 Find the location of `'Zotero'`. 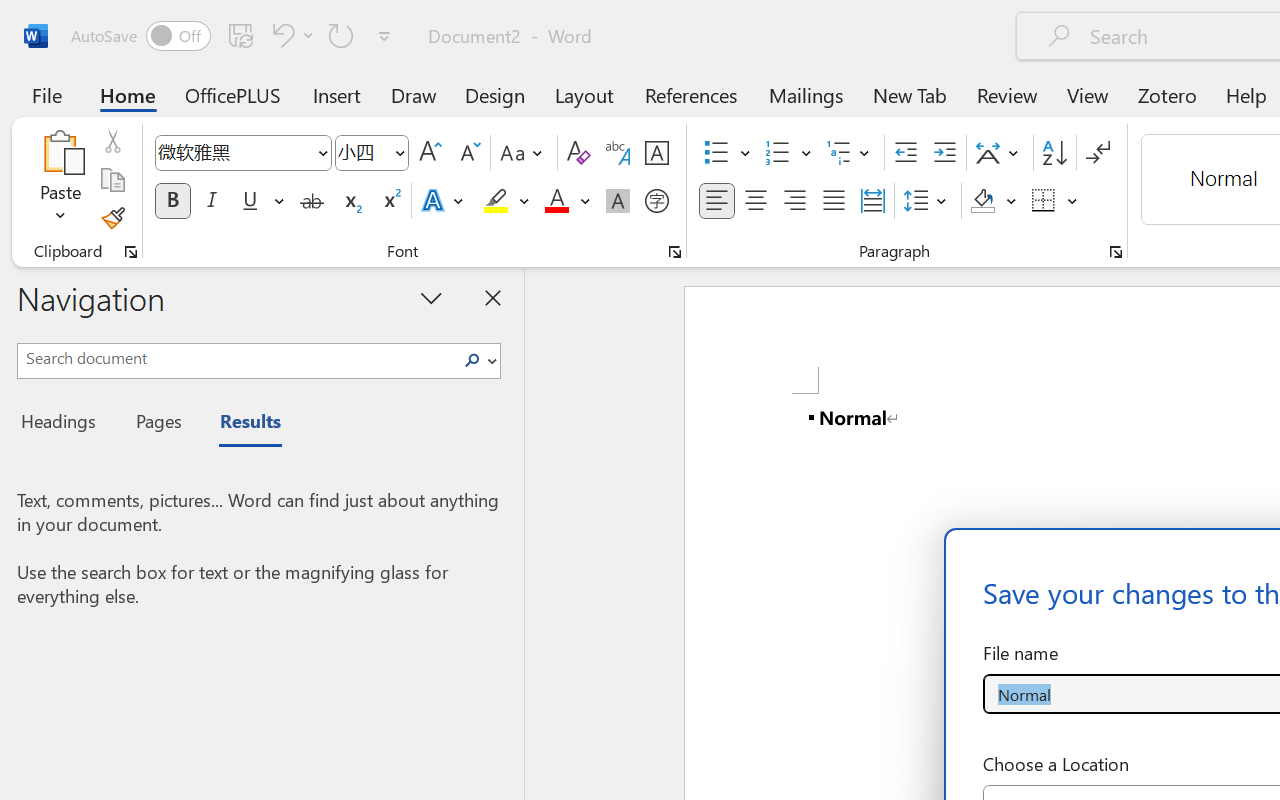

'Zotero' is located at coordinates (1167, 94).